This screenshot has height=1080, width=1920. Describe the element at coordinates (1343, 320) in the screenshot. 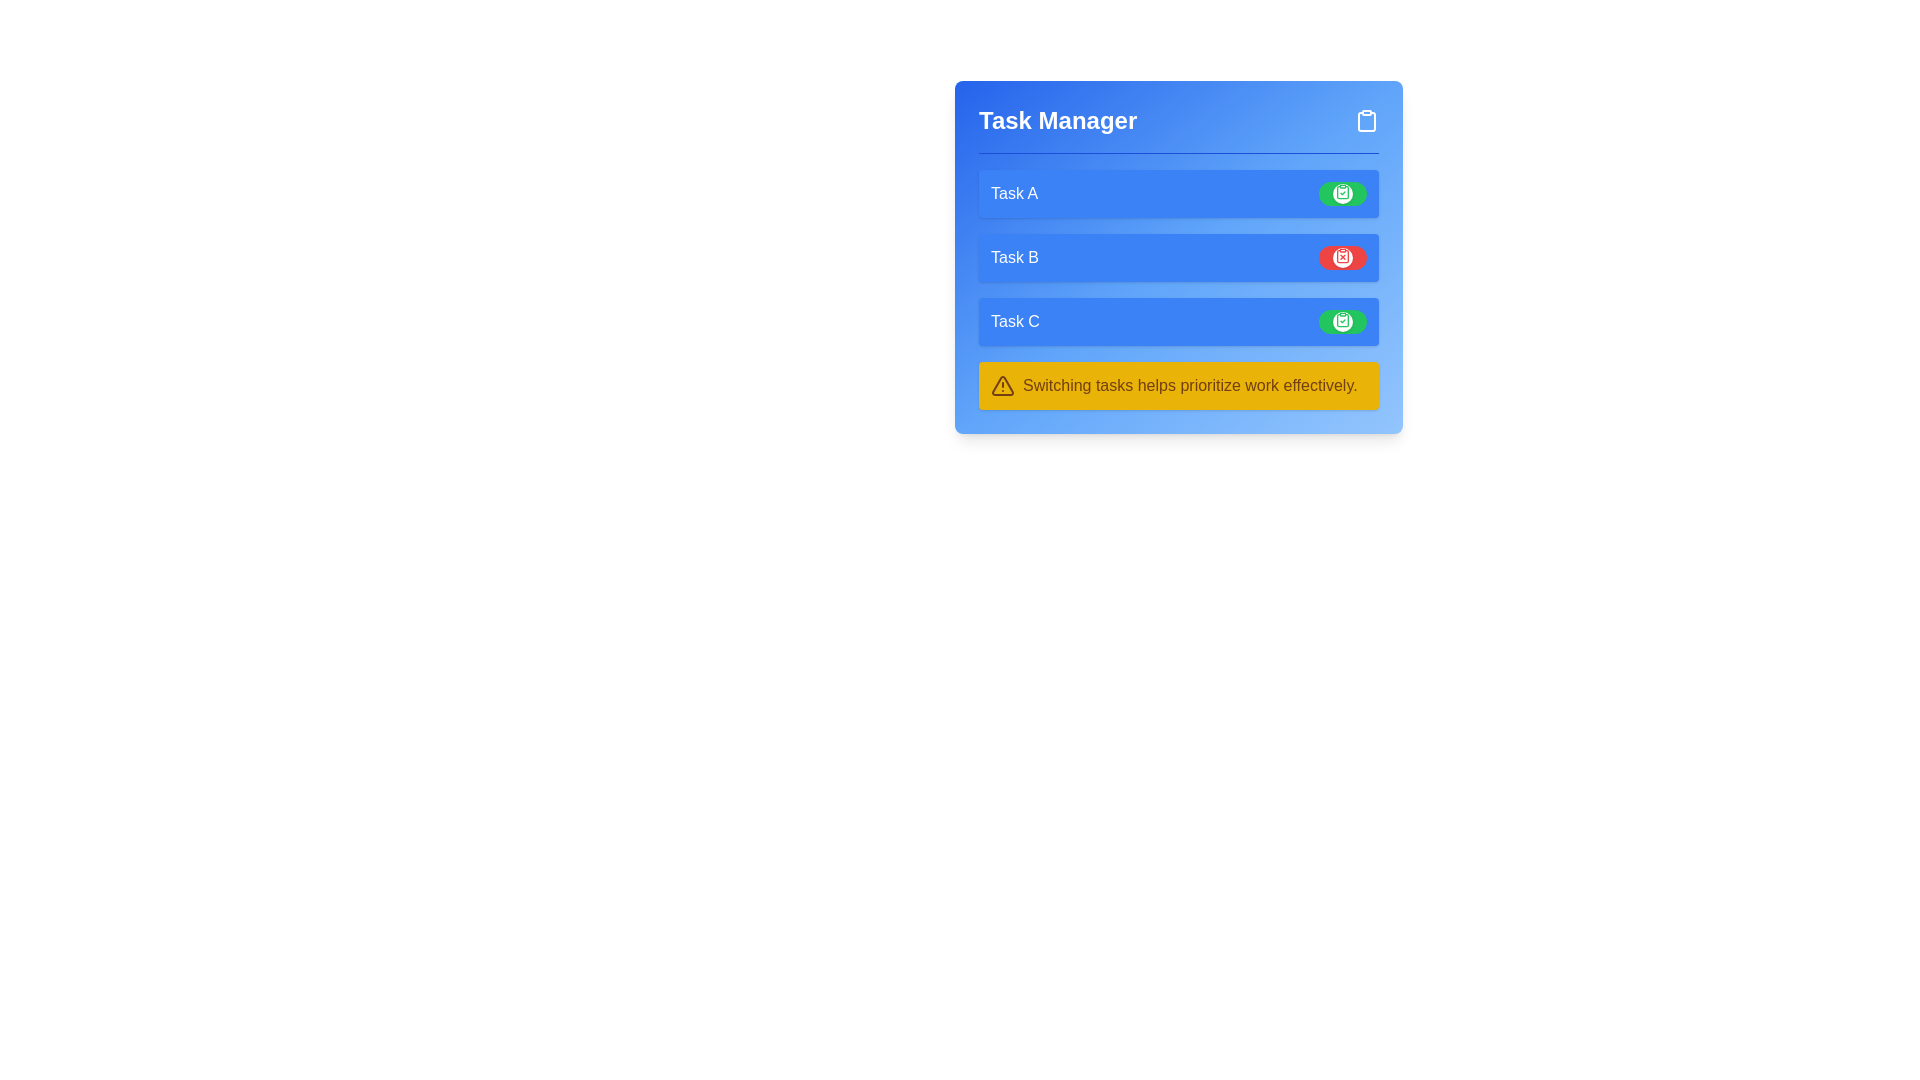

I see `the toggle switch located on the right side of the 'Task C' row in the task management interface` at that location.